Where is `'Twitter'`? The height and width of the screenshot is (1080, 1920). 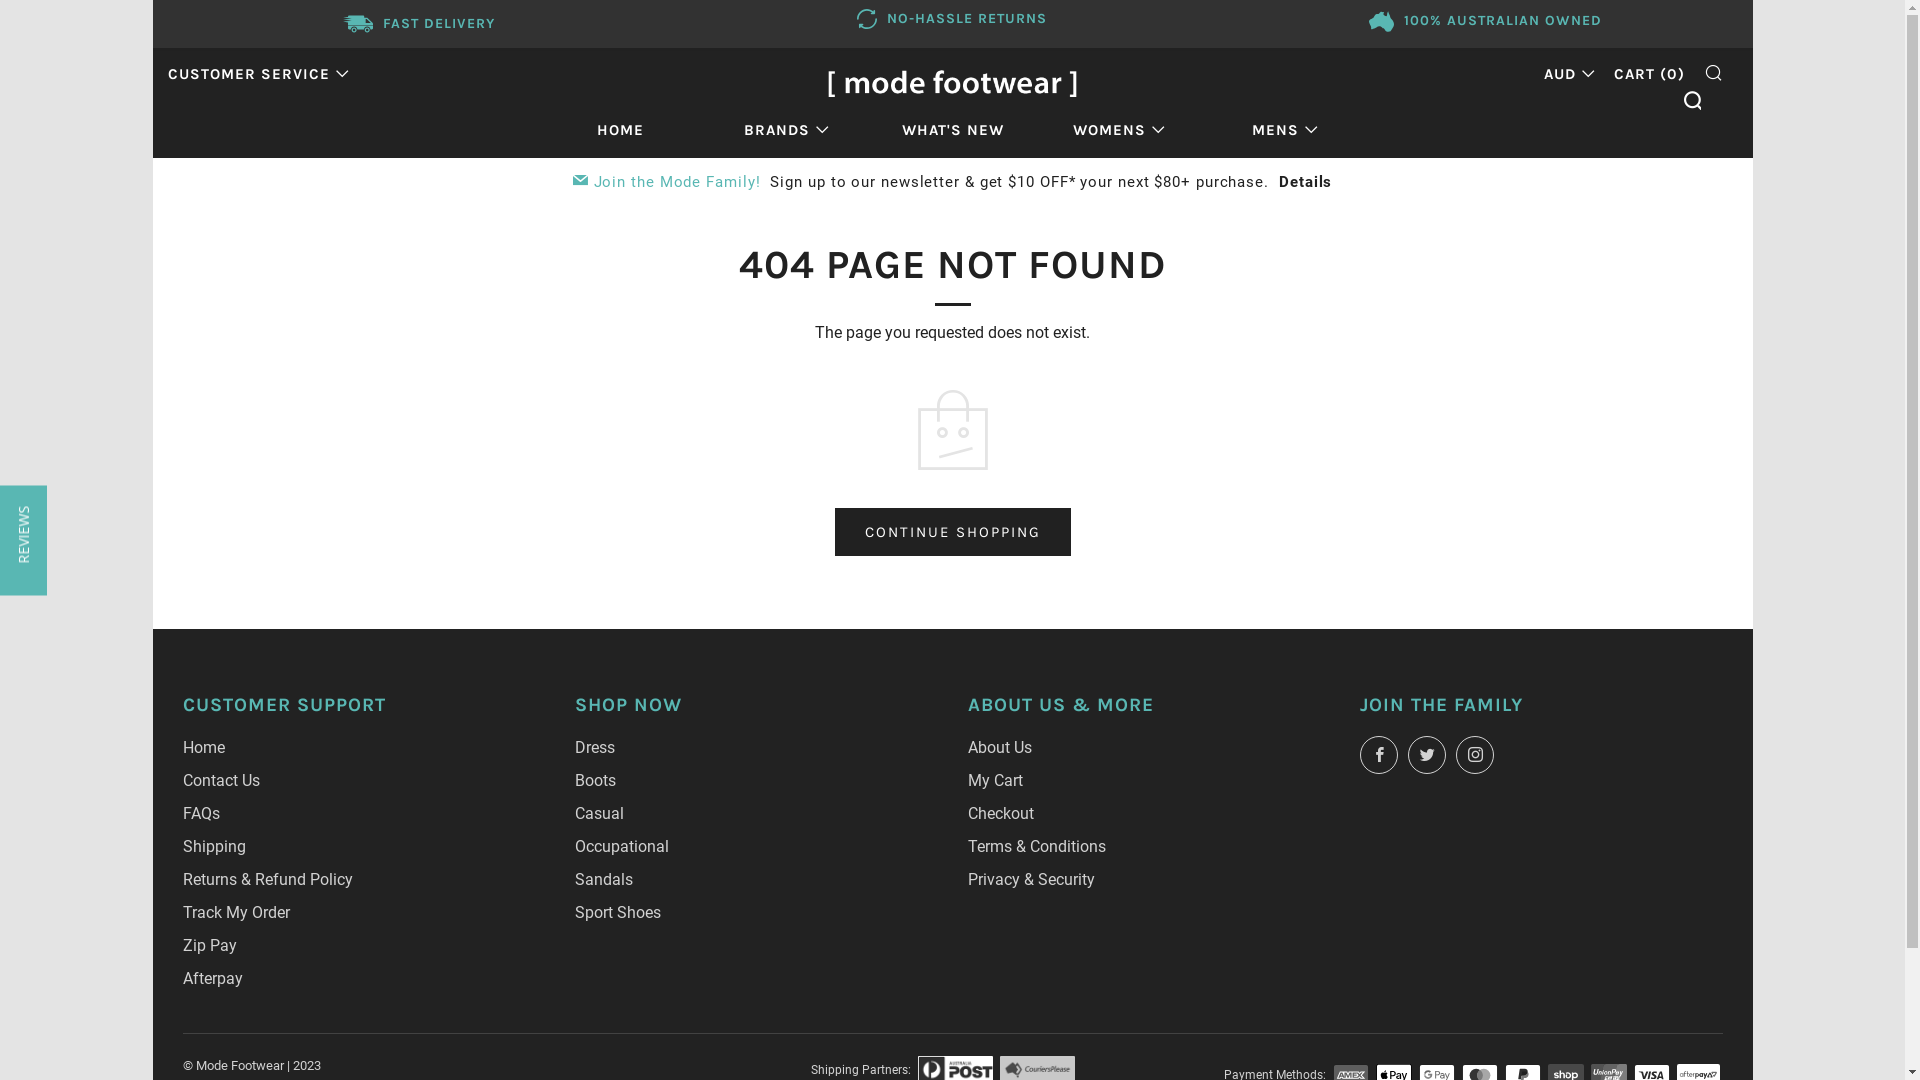 'Twitter' is located at coordinates (1425, 755).